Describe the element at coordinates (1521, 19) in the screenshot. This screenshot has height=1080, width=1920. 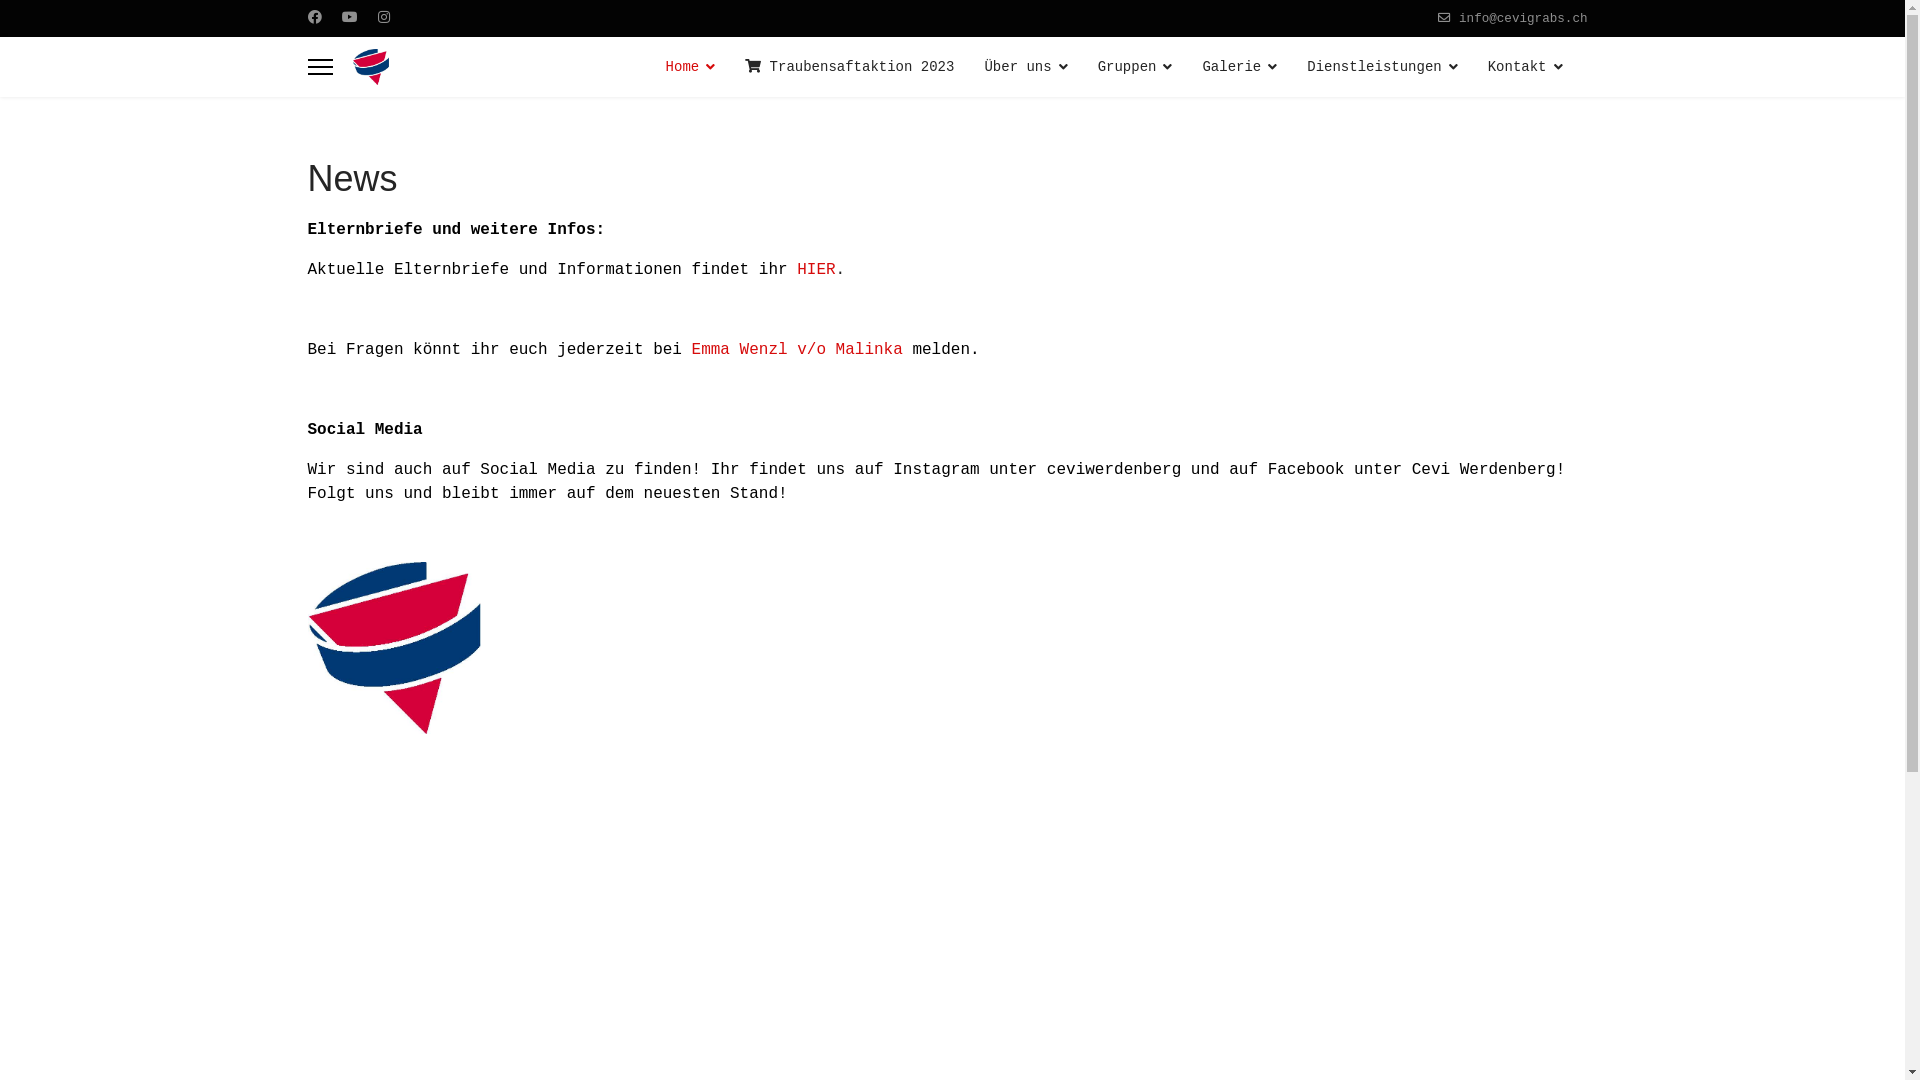
I see `'info@cevigrabs.ch'` at that location.